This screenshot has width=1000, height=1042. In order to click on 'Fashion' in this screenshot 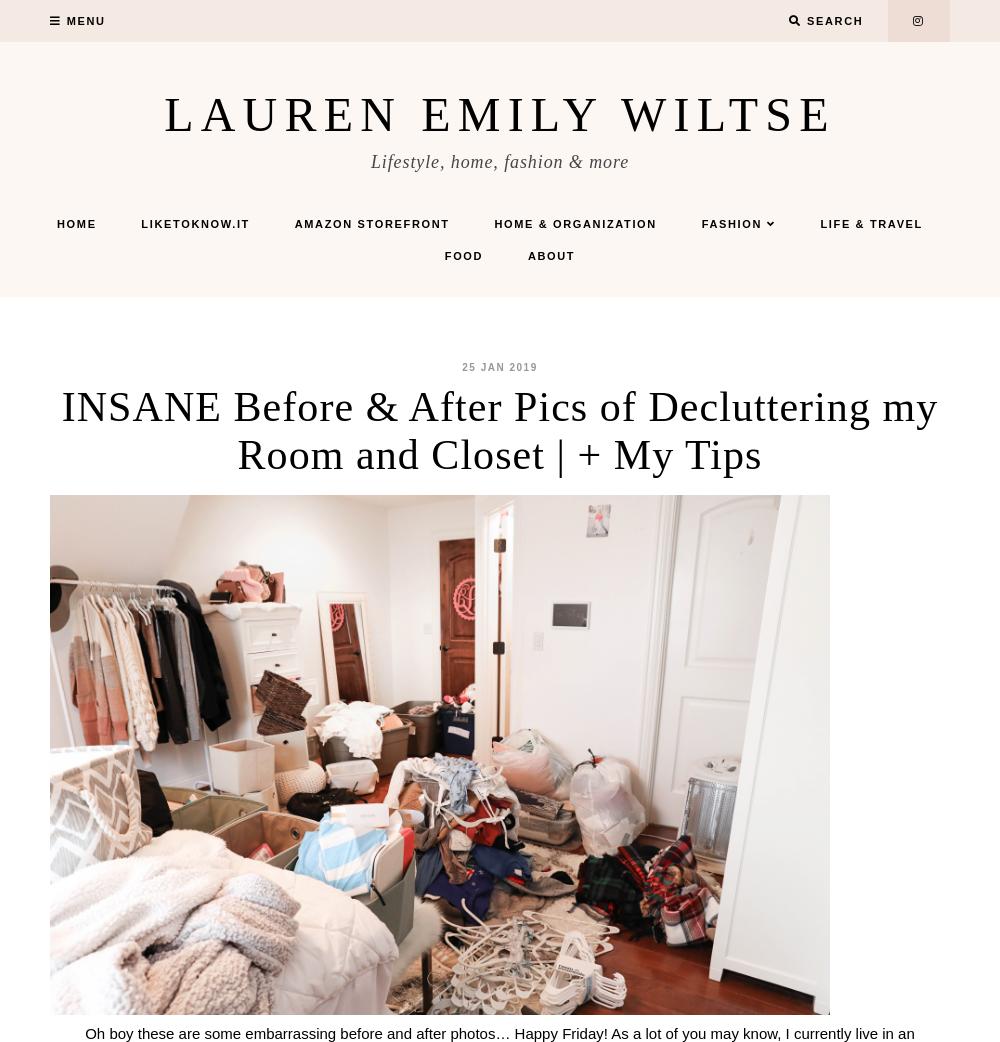, I will do `click(730, 223)`.